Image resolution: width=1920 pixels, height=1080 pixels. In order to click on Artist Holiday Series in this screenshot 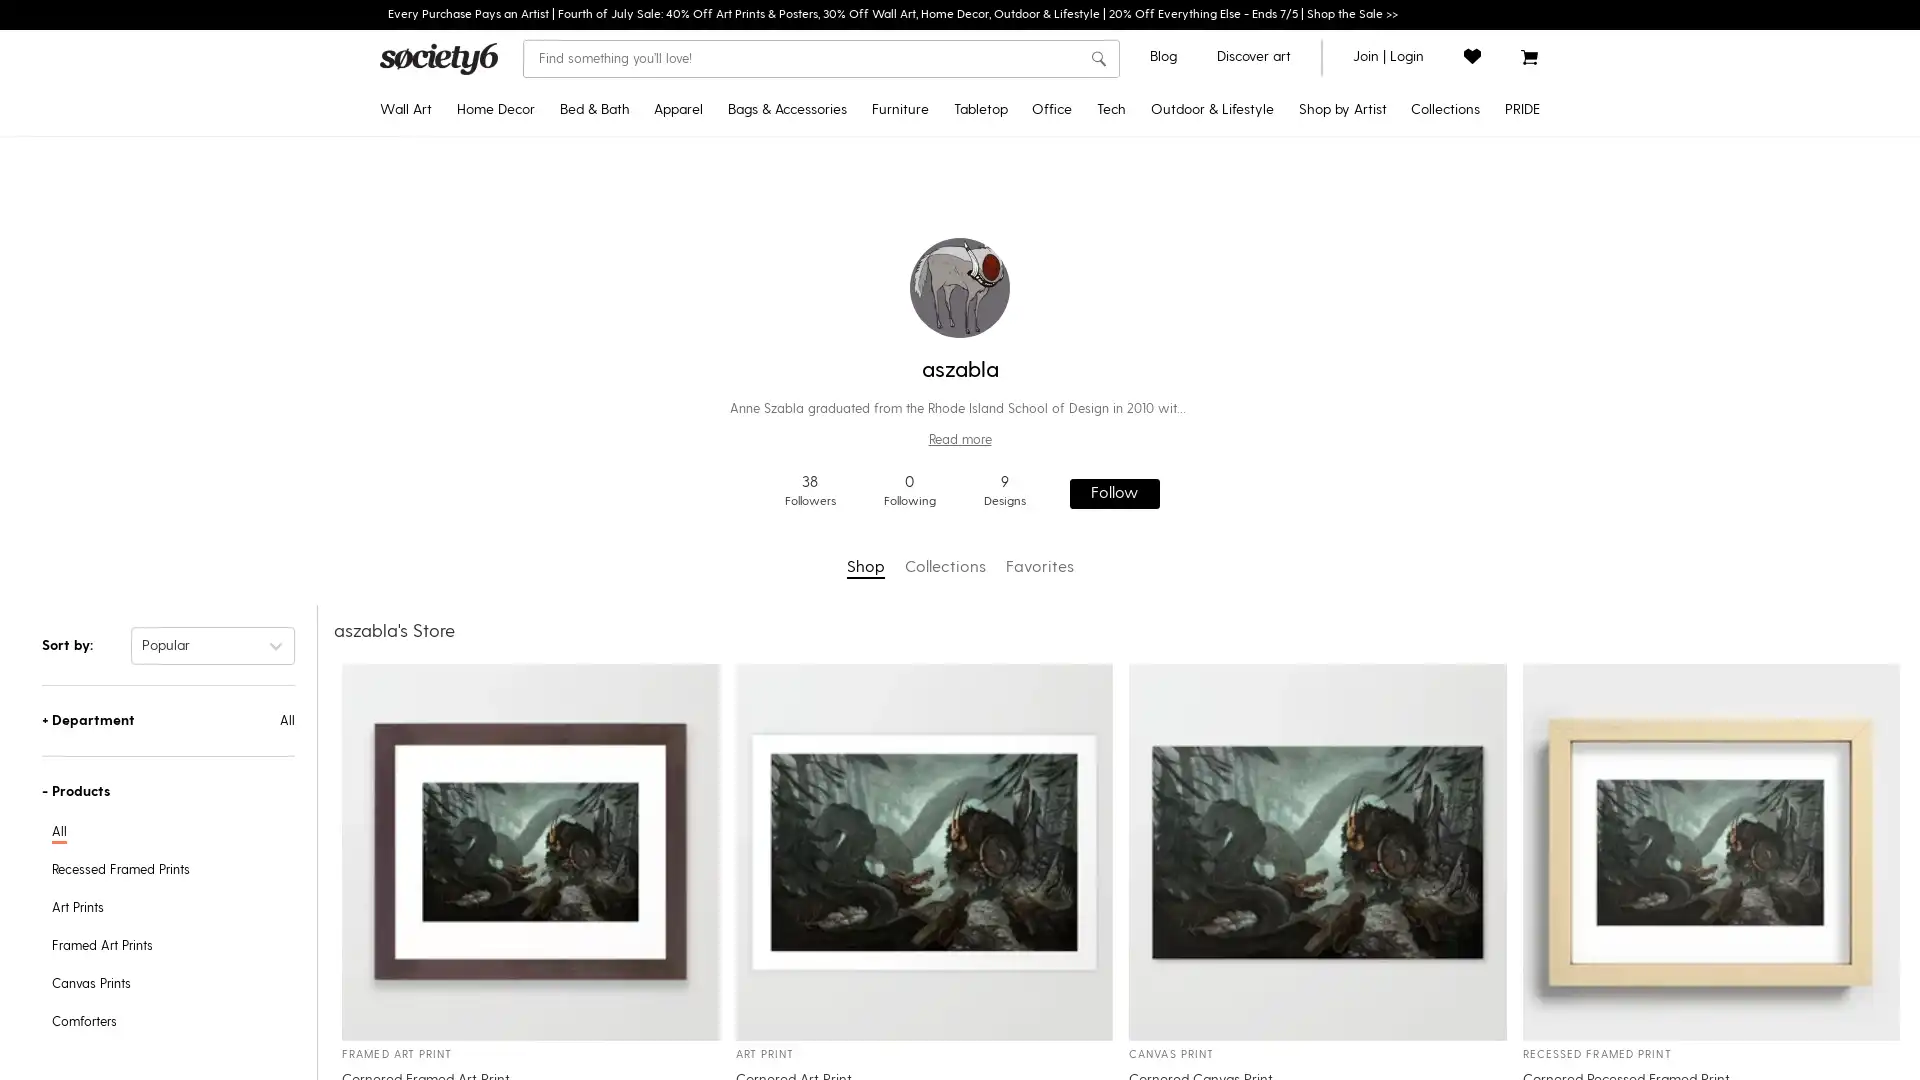, I will do `click(1288, 416)`.